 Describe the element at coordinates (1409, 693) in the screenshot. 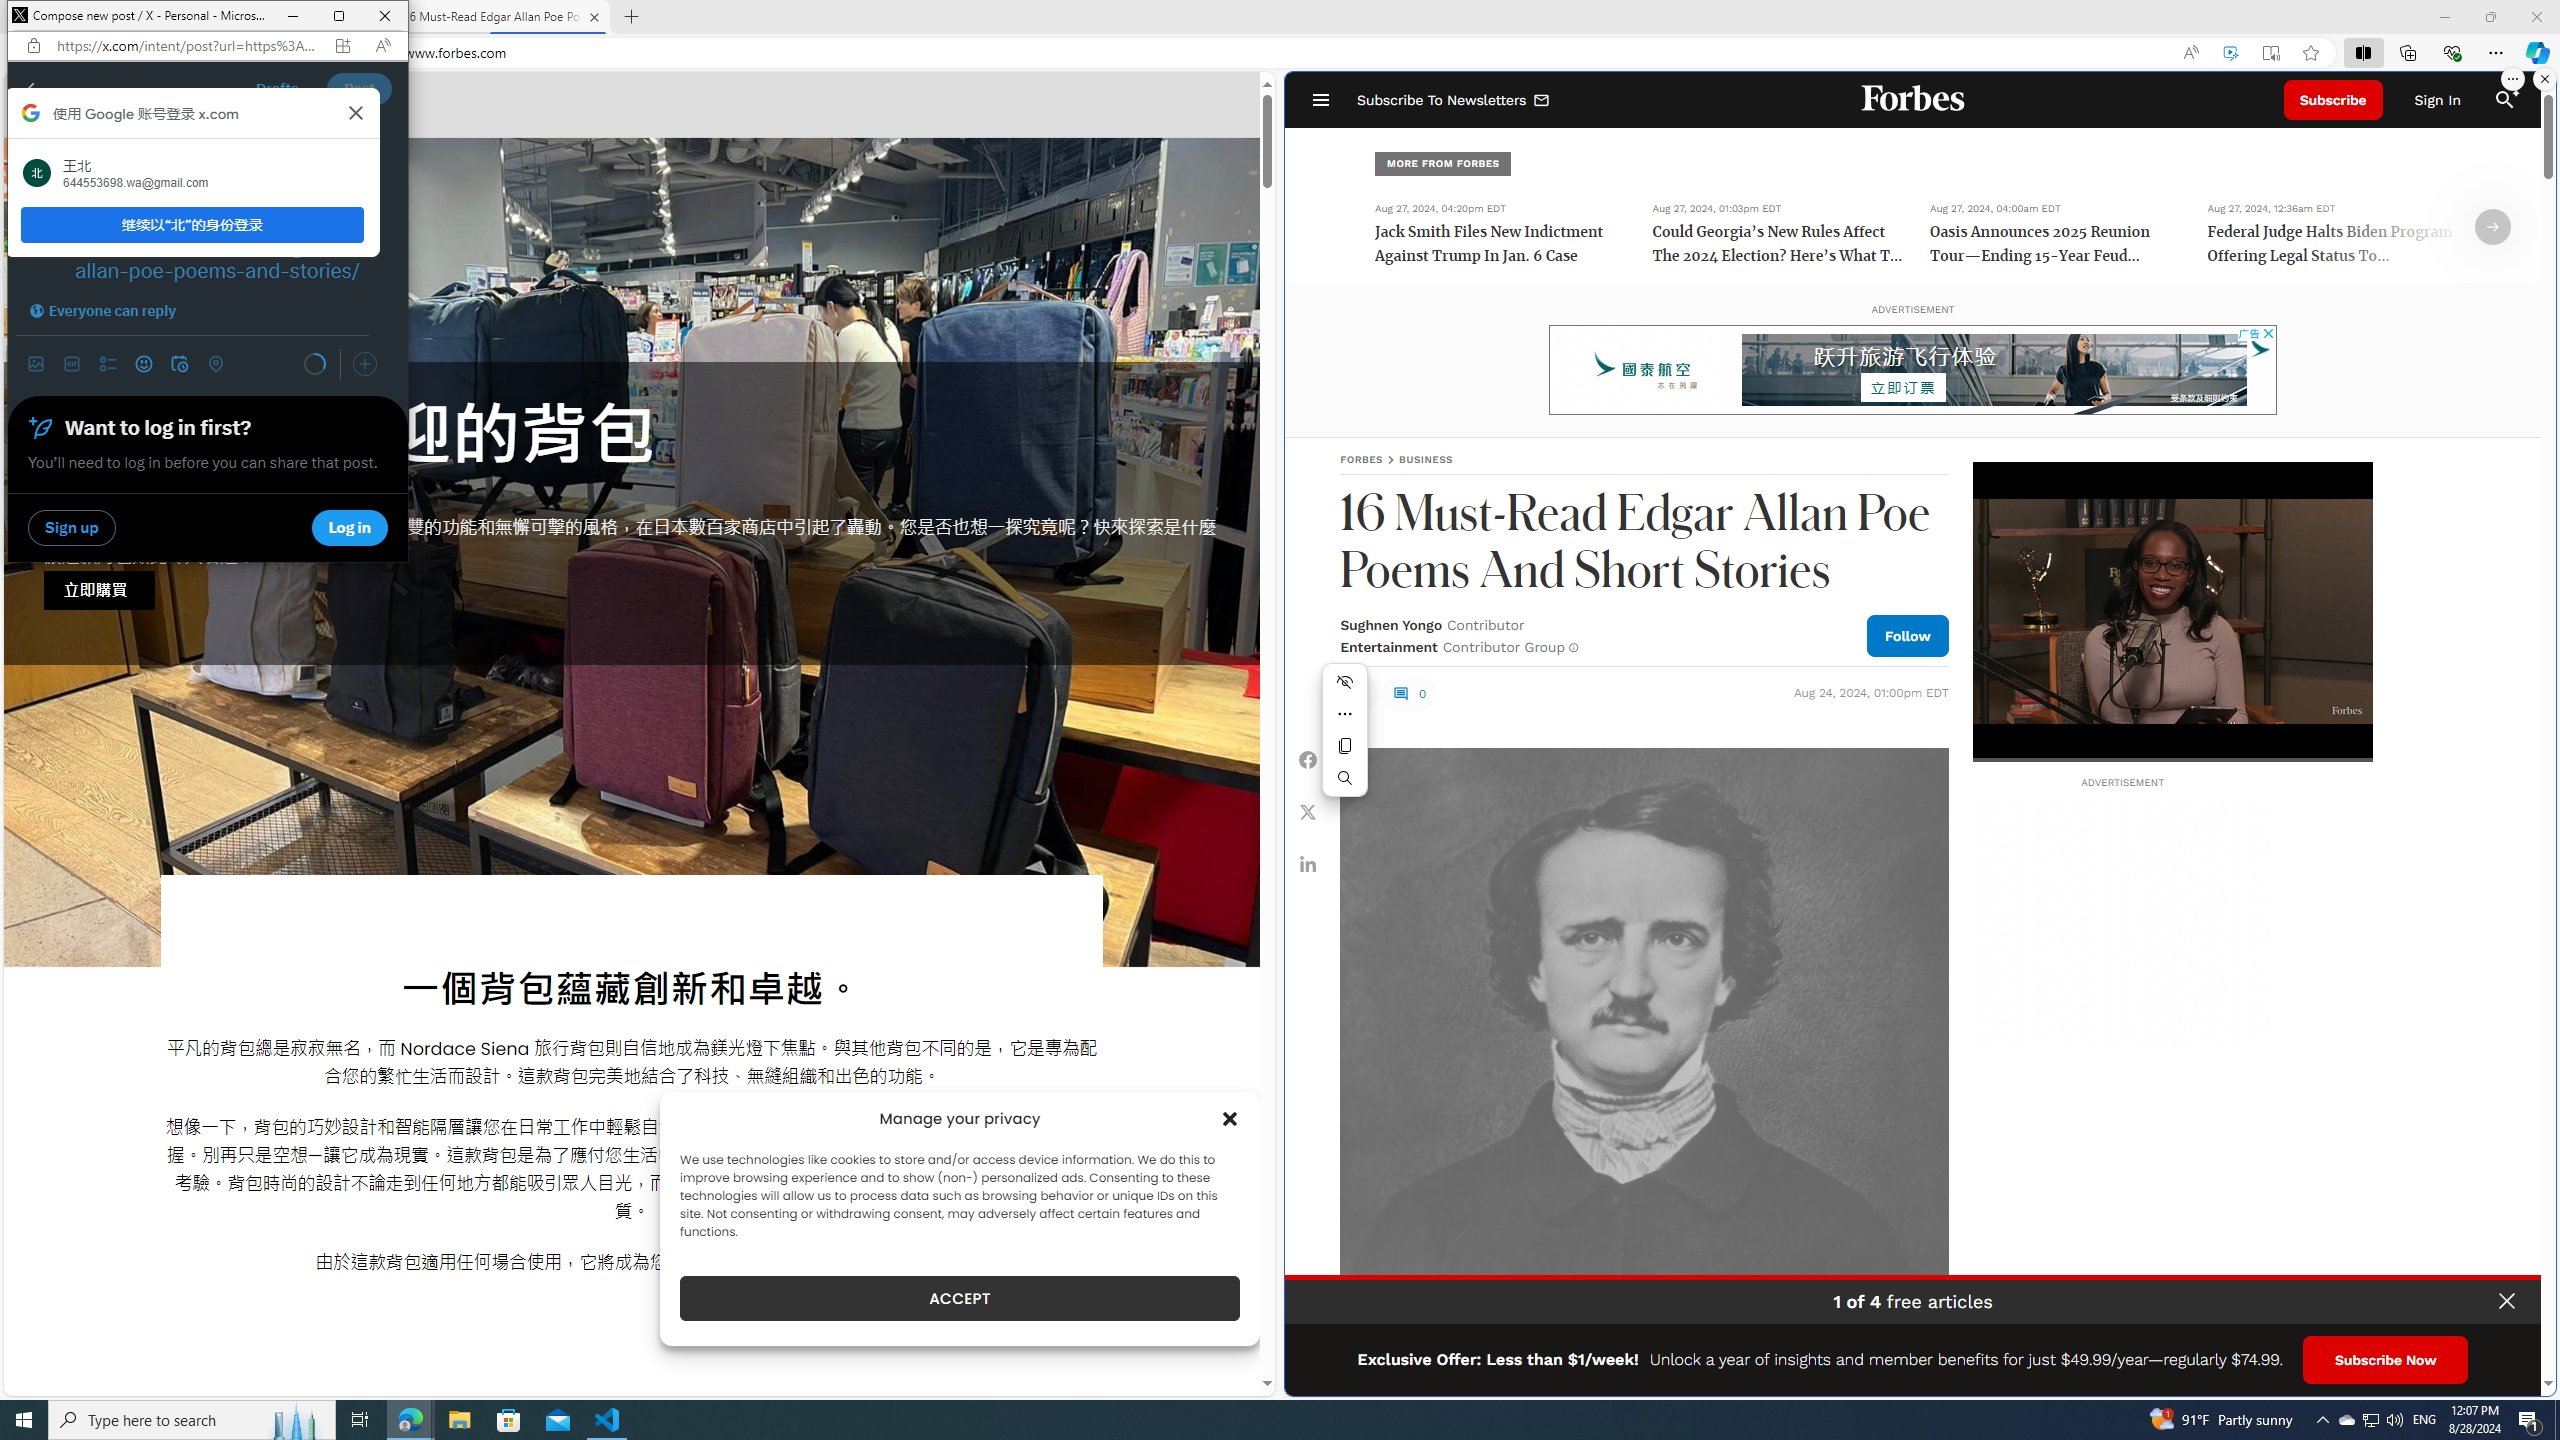

I see `'0'` at that location.